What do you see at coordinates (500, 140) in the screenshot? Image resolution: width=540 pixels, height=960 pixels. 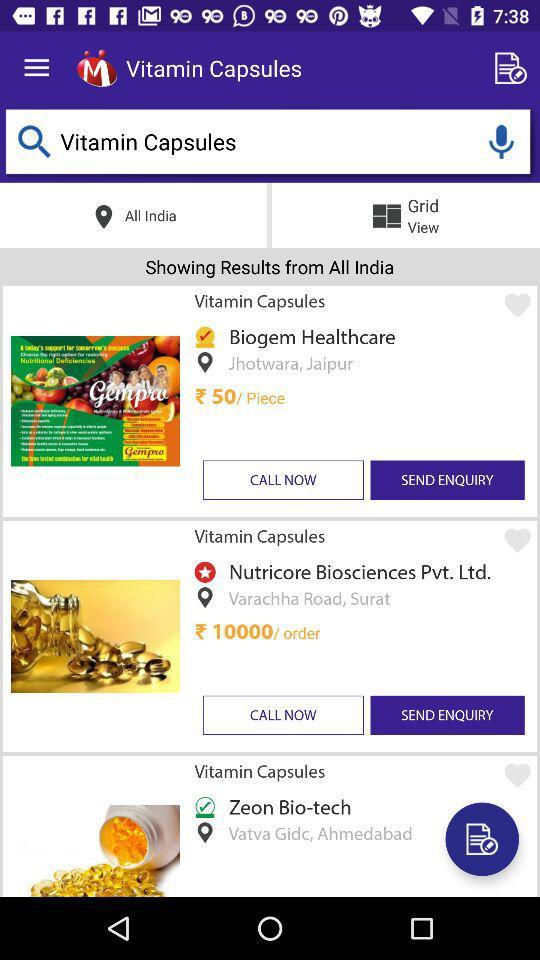 I see `the item above showing results from icon` at bounding box center [500, 140].